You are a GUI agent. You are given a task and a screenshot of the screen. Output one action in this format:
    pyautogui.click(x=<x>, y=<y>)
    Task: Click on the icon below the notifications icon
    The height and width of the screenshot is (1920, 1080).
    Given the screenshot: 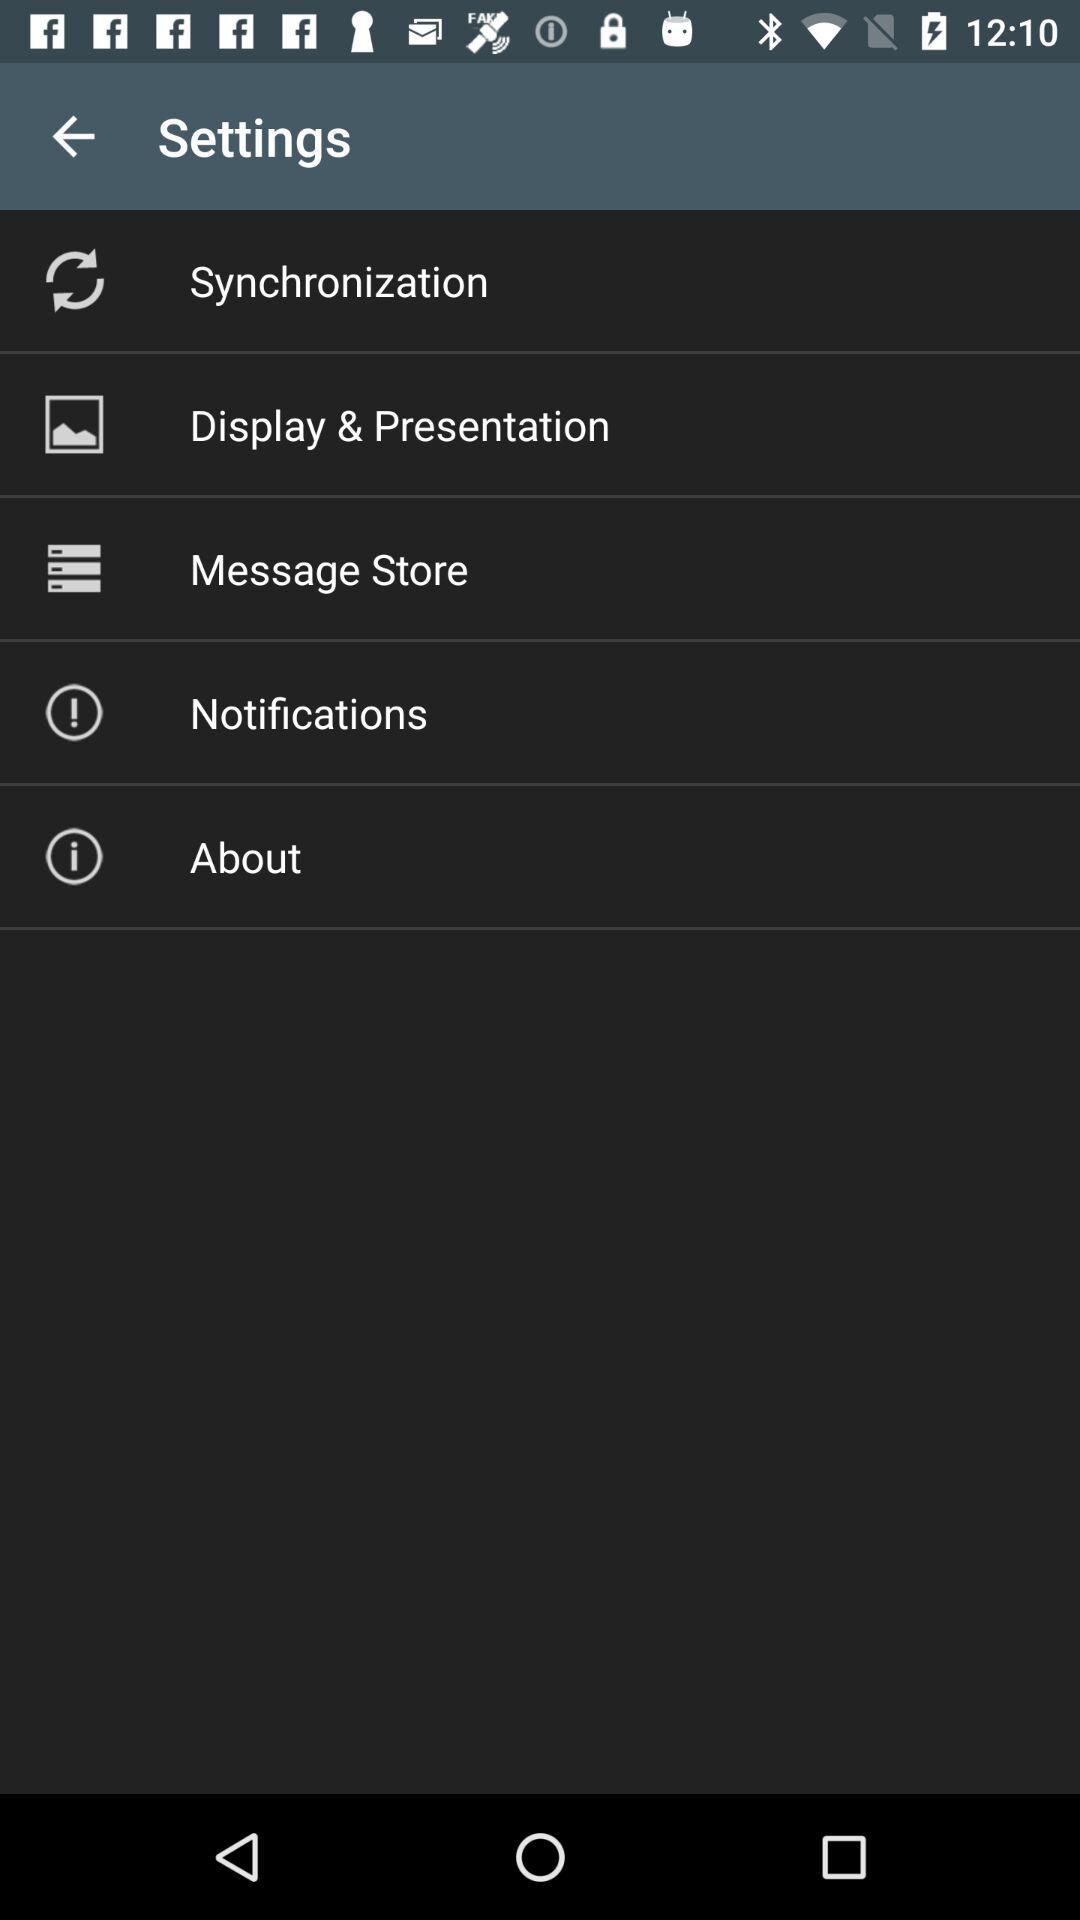 What is the action you would take?
    pyautogui.click(x=244, y=856)
    